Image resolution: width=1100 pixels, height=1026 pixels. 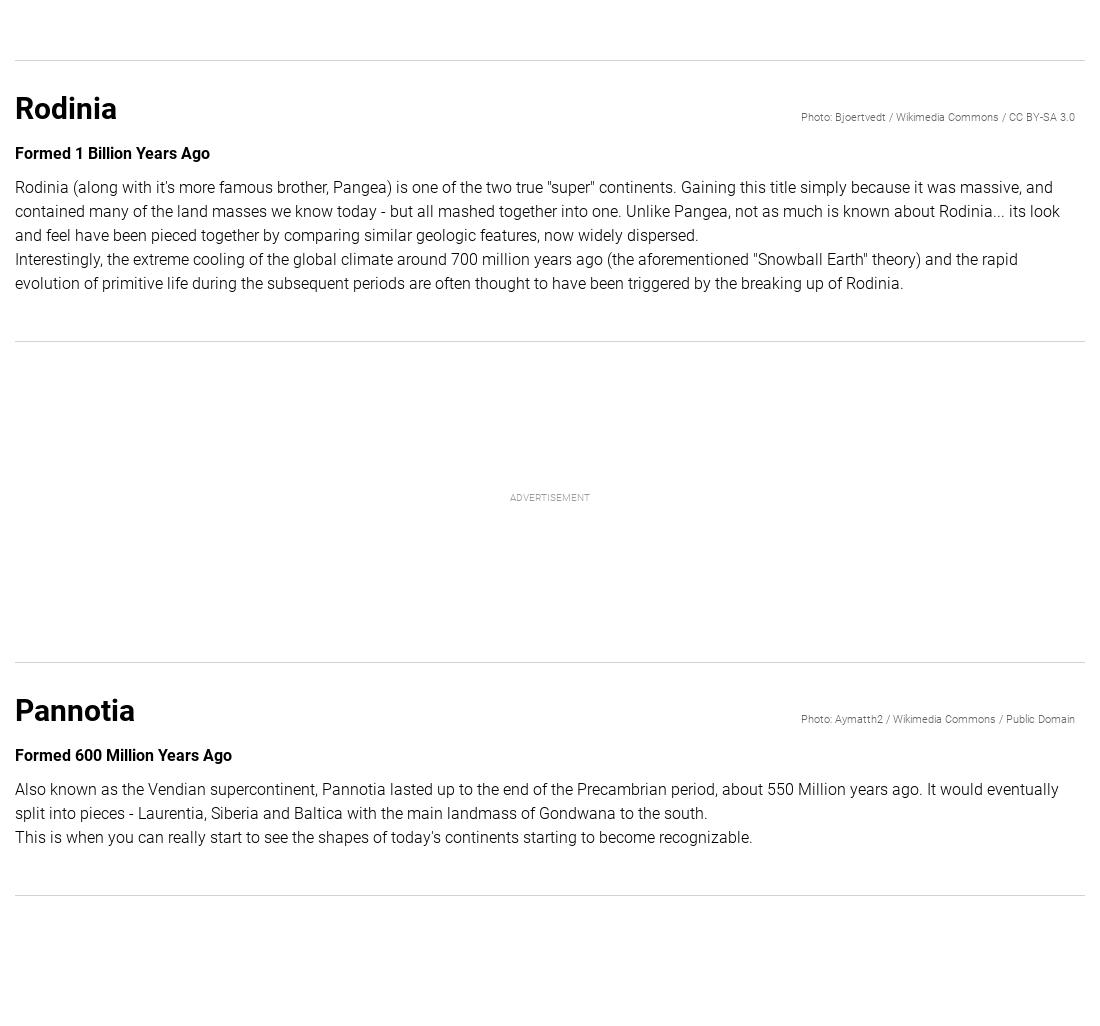 I want to click on 'CC BY-SA 3.0', so click(x=1042, y=116).